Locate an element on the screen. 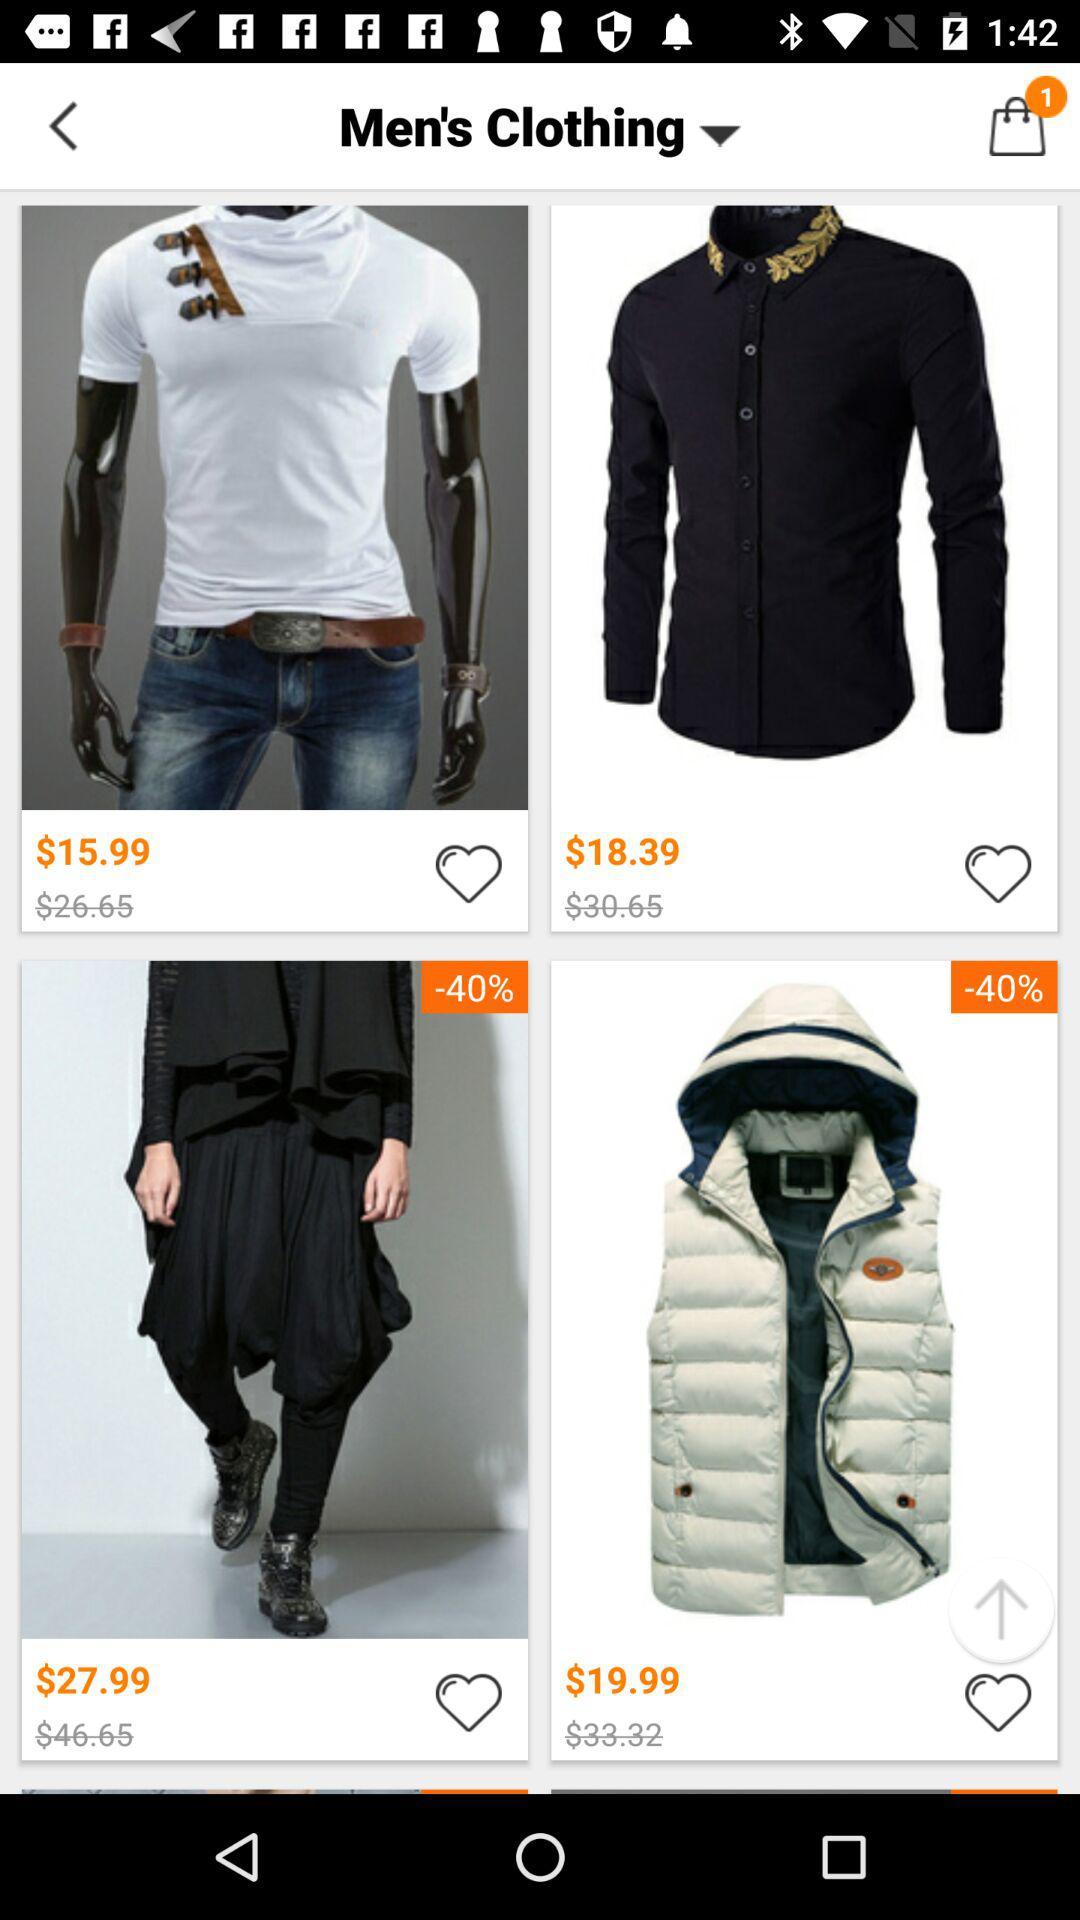 The width and height of the screenshot is (1080, 1920). the arrow_upward icon is located at coordinates (1001, 1610).